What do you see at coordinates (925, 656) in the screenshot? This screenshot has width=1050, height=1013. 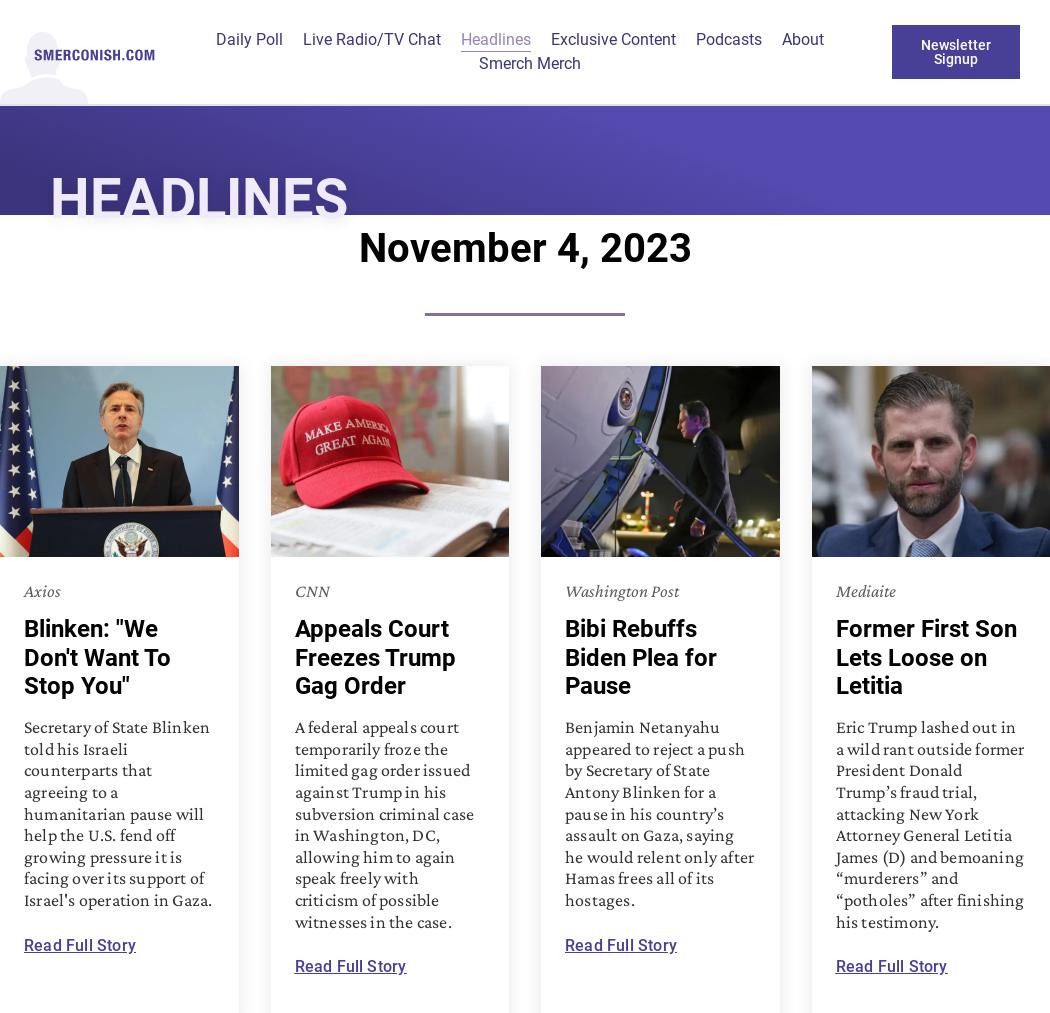 I see `'Former First Son Lets Loose on Letitia'` at bounding box center [925, 656].